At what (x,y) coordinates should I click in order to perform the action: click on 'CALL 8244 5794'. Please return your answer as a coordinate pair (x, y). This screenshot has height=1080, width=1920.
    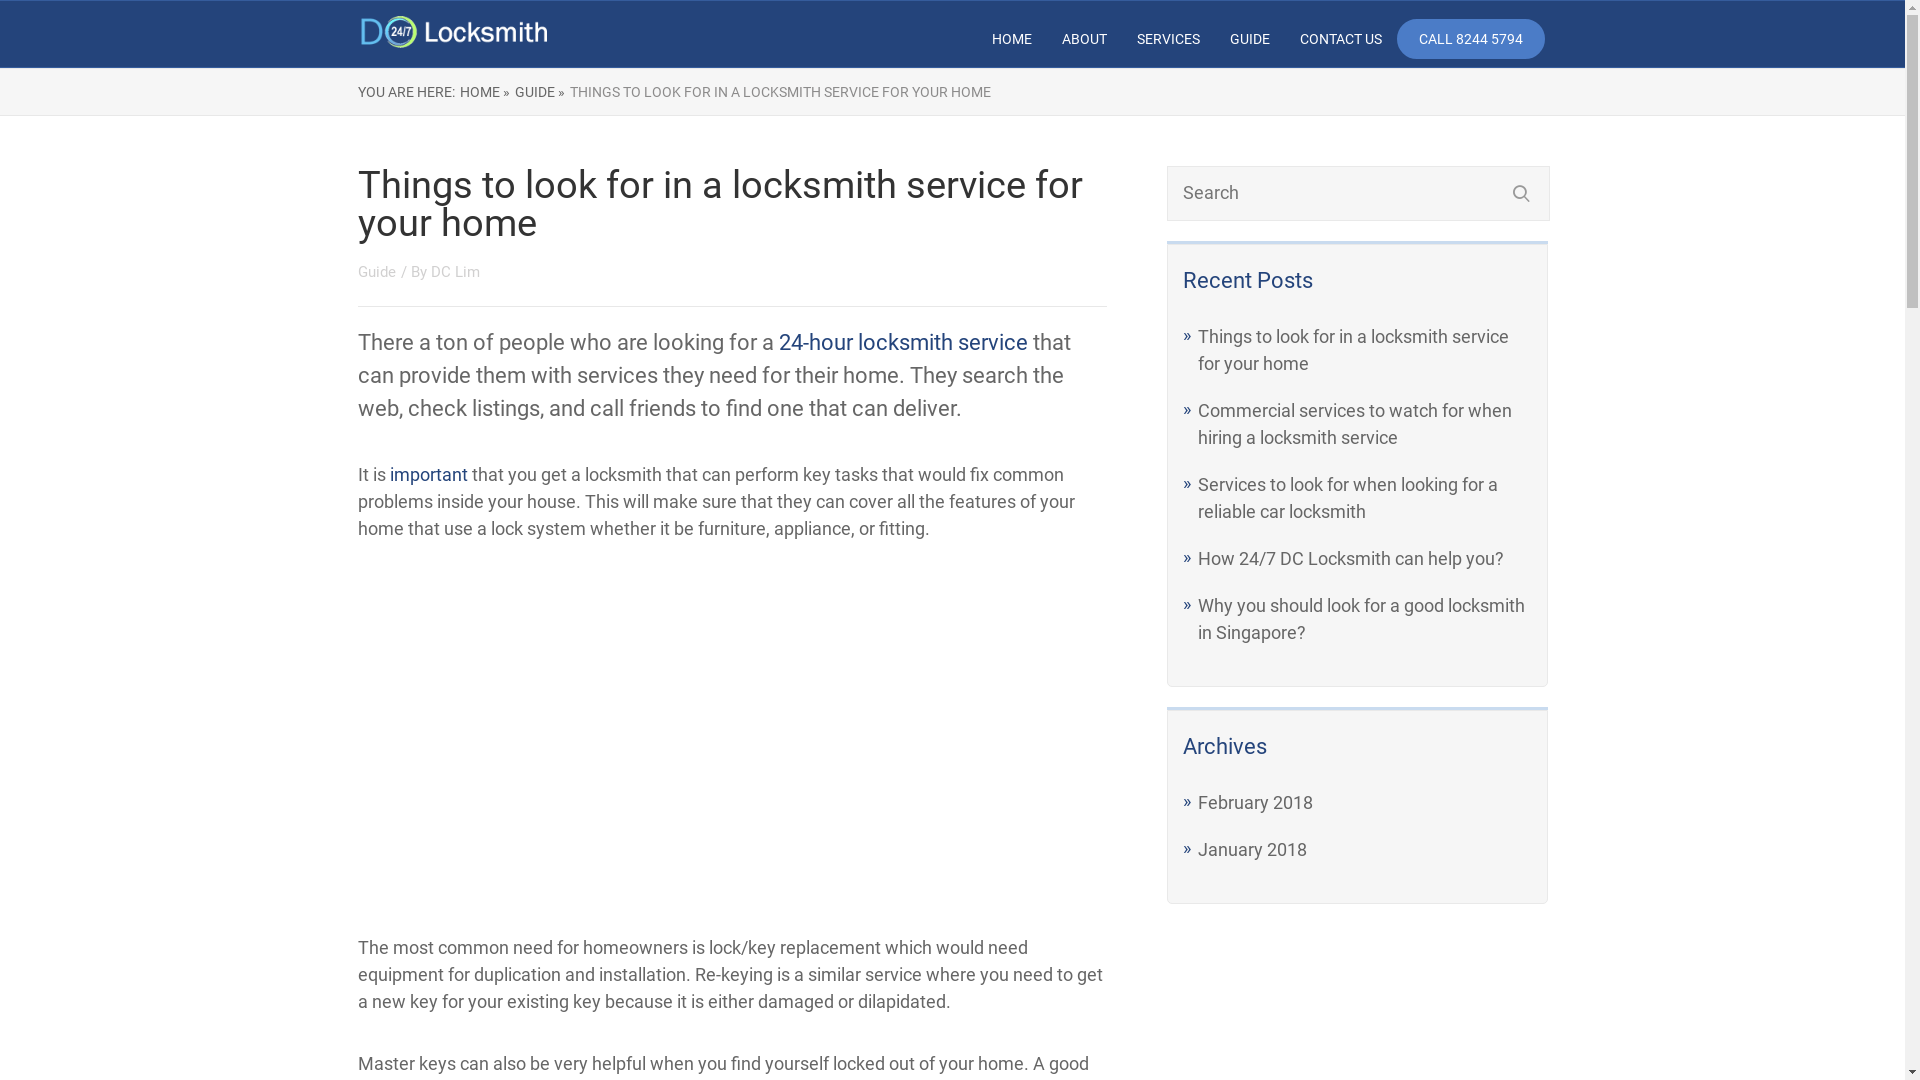
    Looking at the image, I should click on (1470, 38).